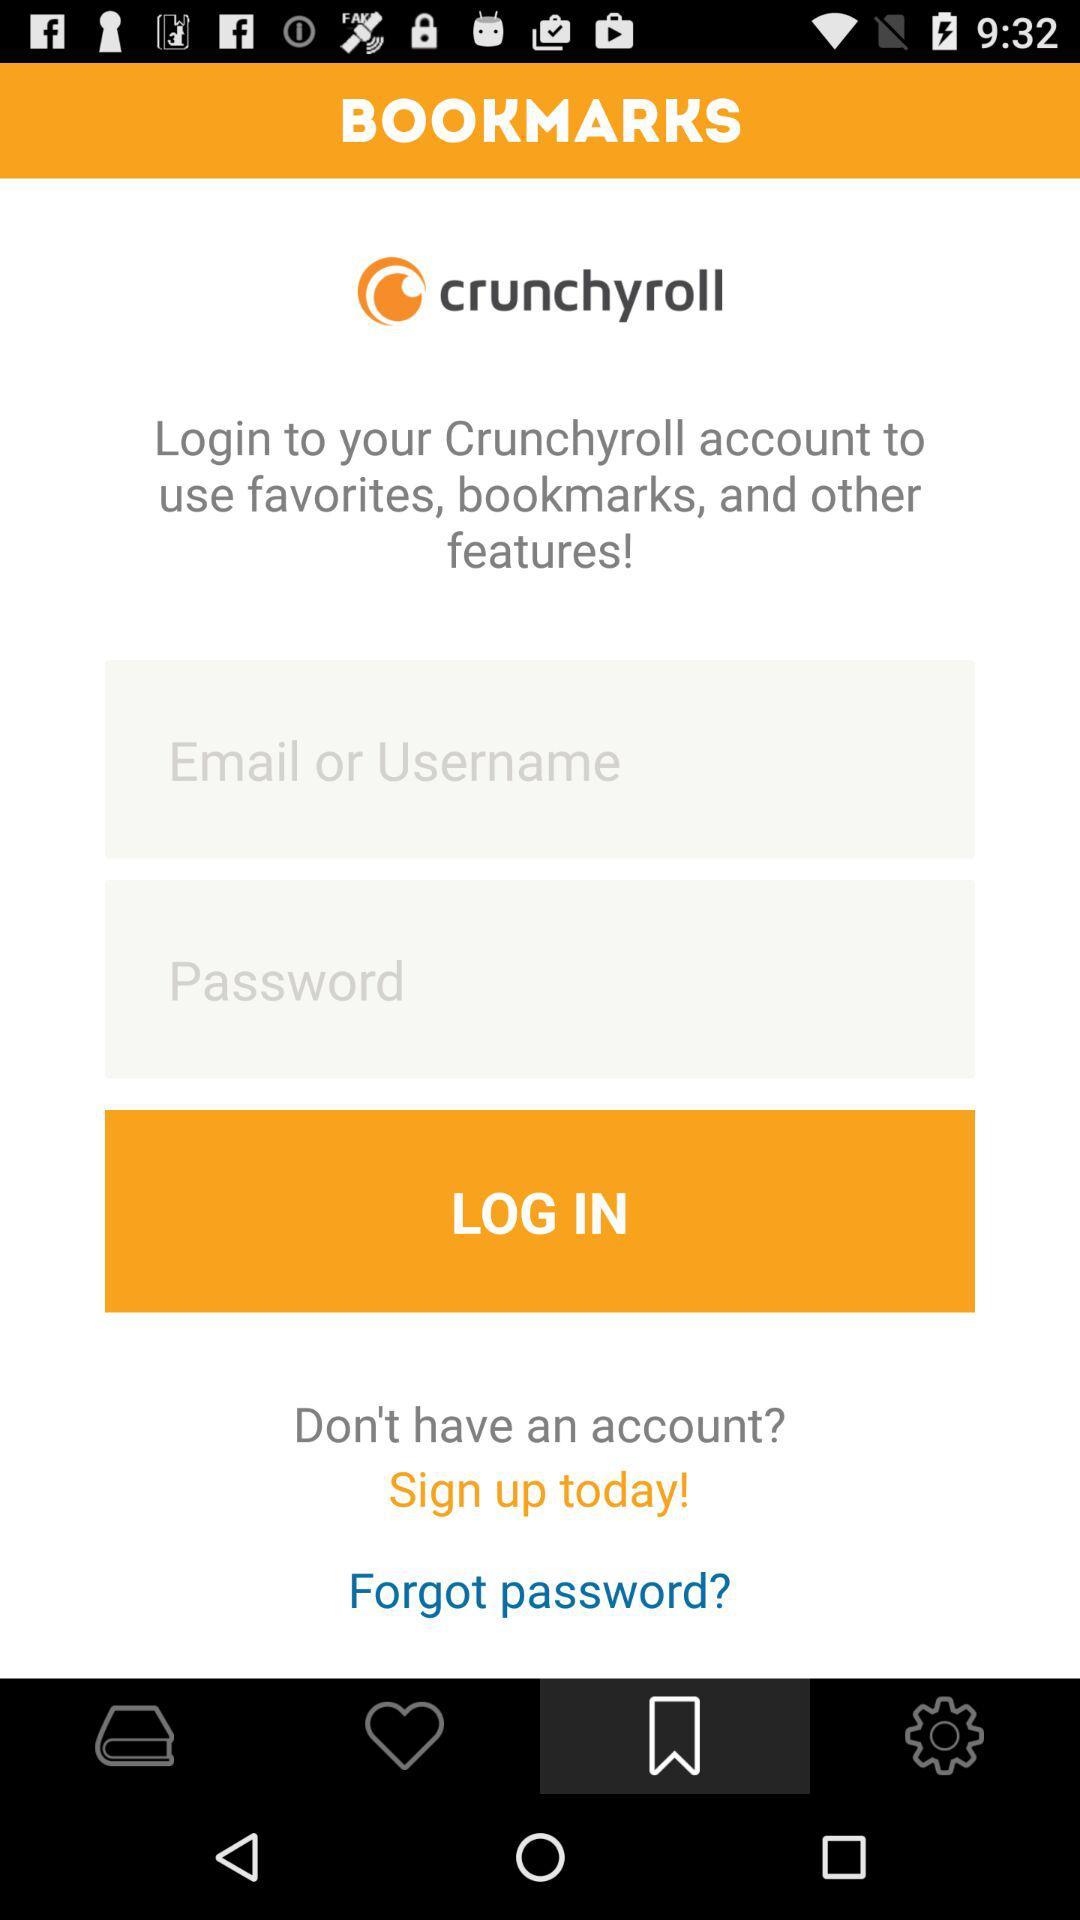  I want to click on a box for entering password, so click(540, 979).